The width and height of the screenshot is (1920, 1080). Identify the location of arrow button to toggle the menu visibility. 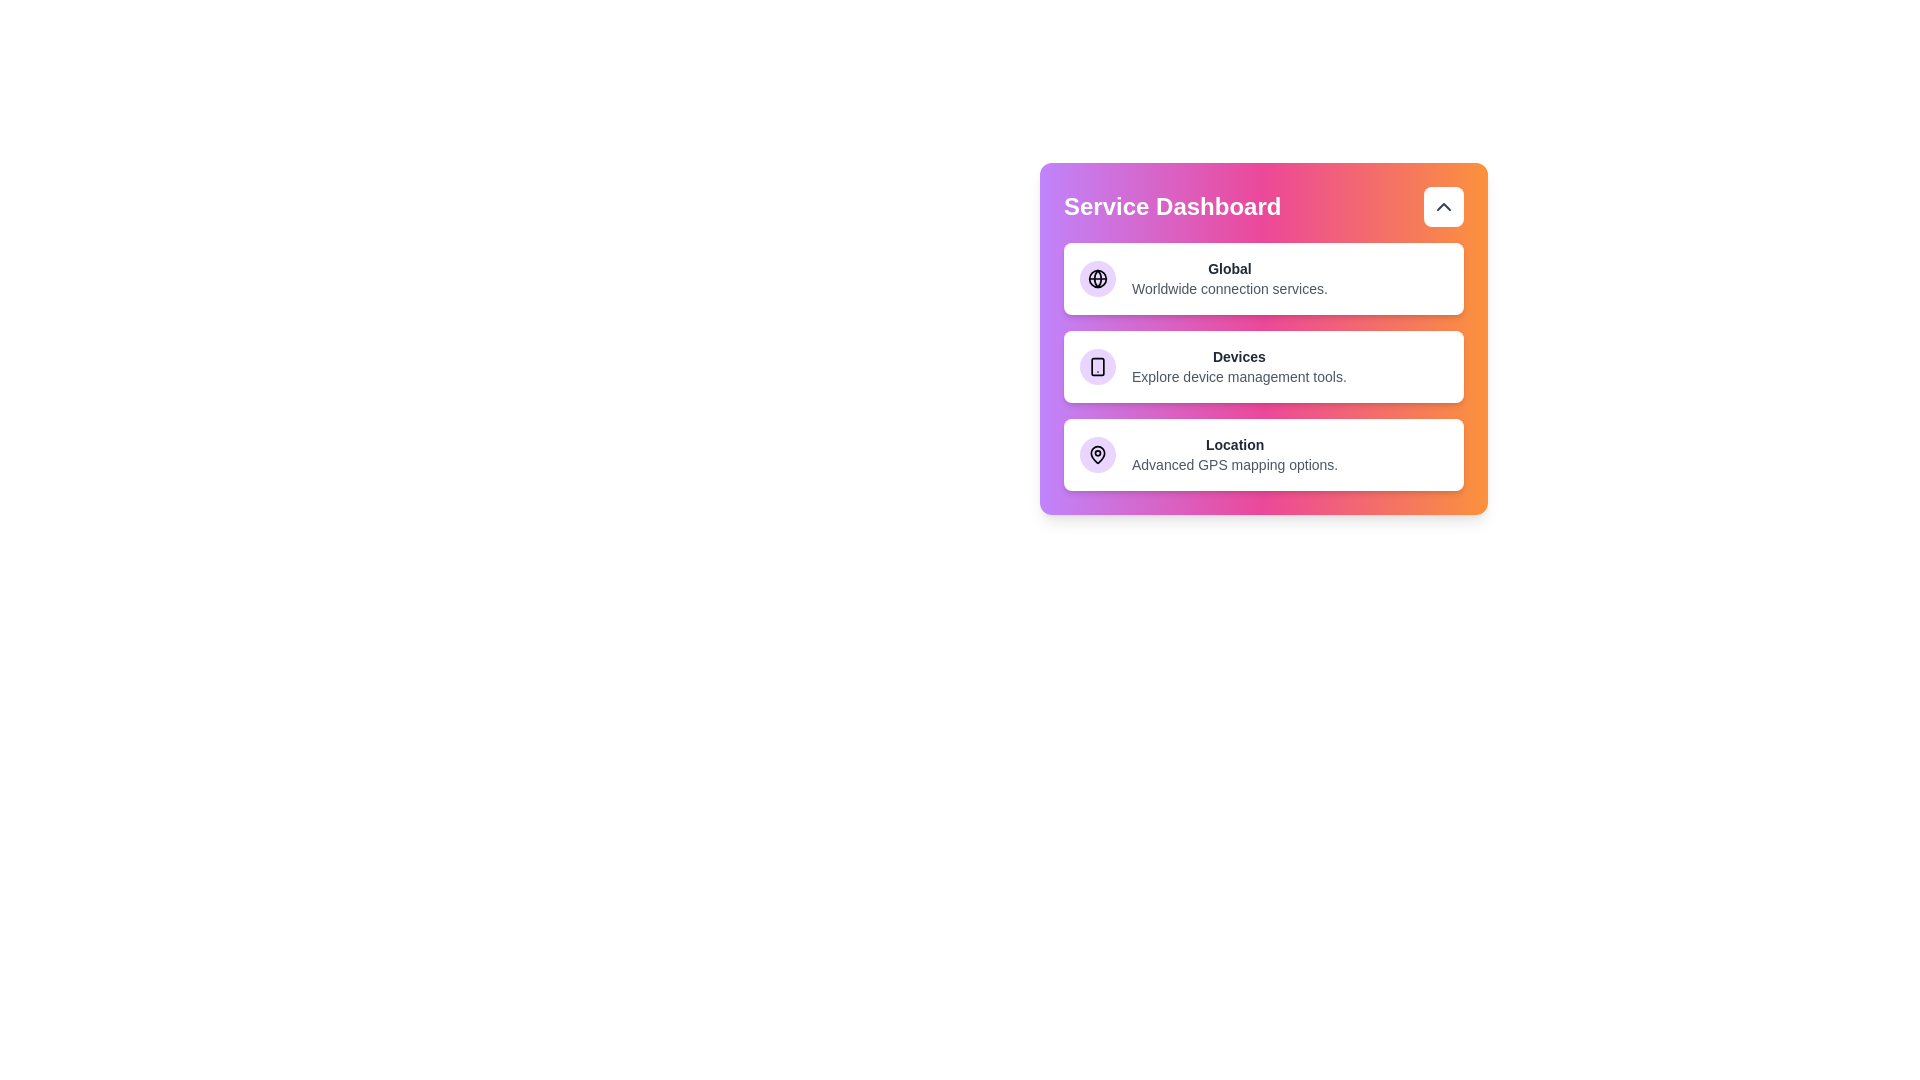
(1444, 207).